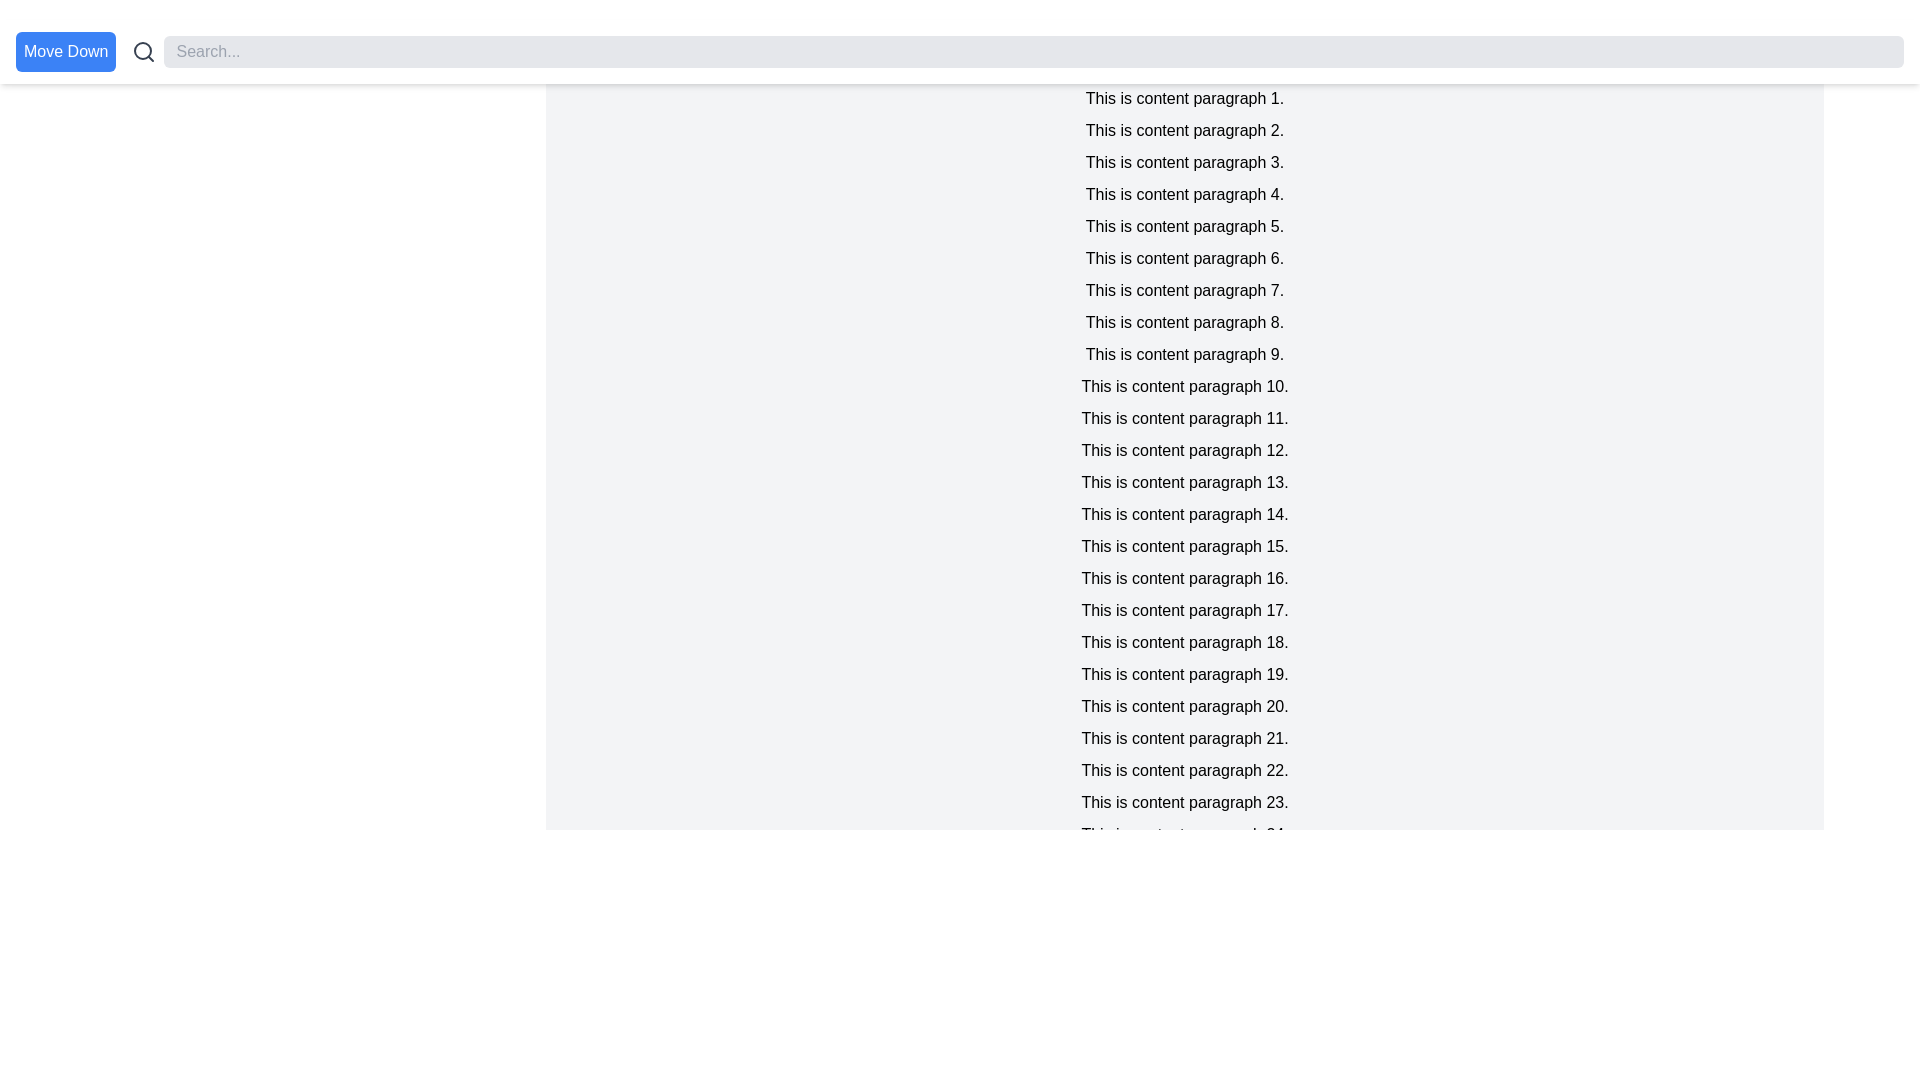 The width and height of the screenshot is (1920, 1080). I want to click on the 12th paragraph text component to focus on it, so click(1185, 451).